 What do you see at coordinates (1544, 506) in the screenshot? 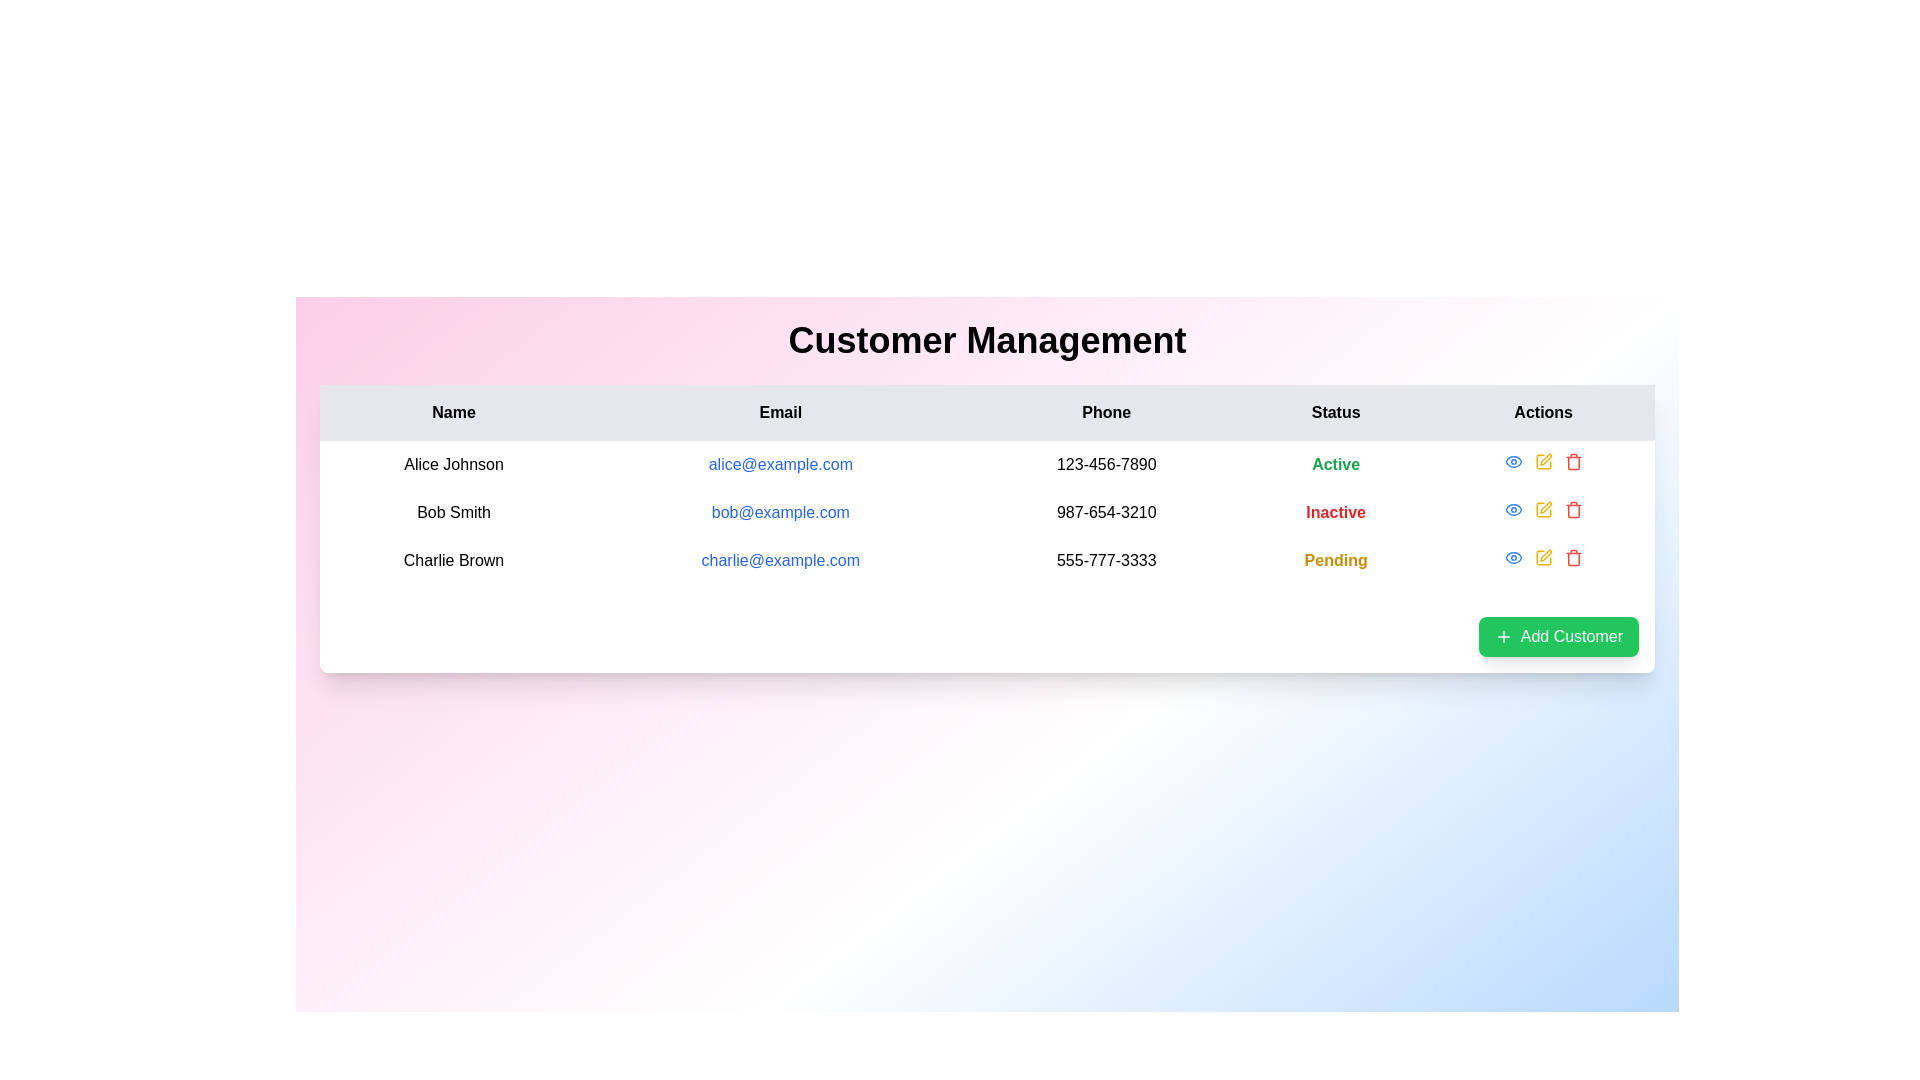
I see `the pen-shaped icon located in the 'Actions' column of the third row in the table to initiate the edit action` at bounding box center [1544, 506].